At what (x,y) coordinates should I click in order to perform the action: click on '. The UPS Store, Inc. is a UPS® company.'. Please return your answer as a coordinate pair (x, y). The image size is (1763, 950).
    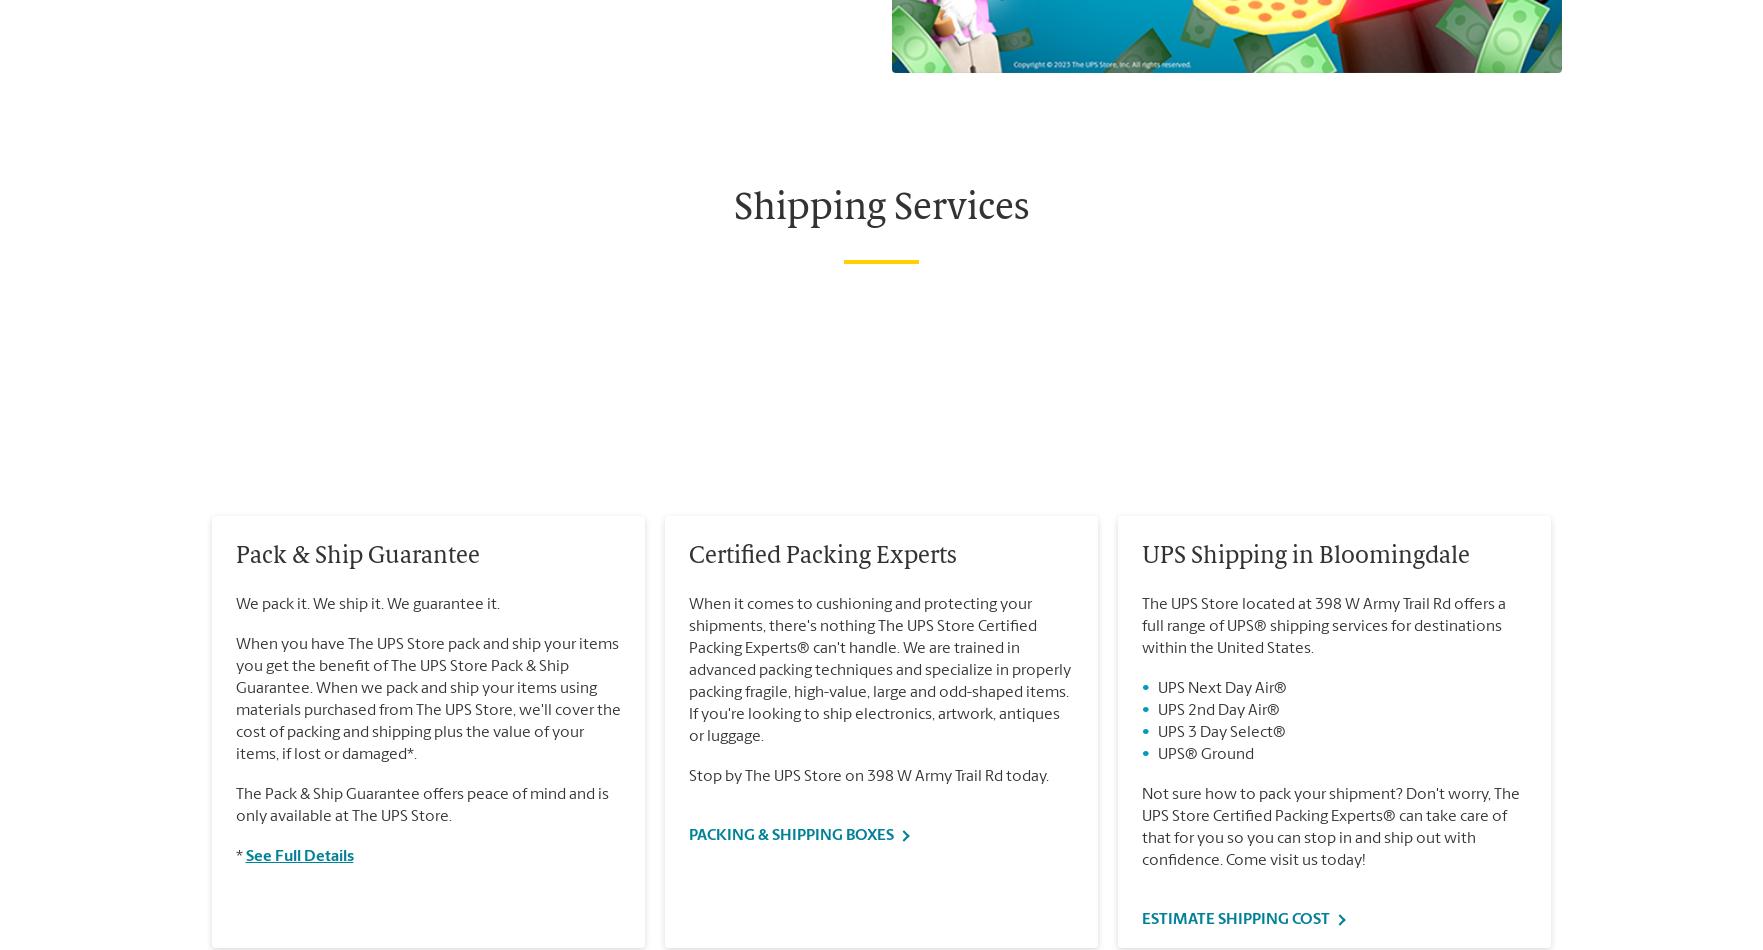
    Looking at the image, I should click on (431, 91).